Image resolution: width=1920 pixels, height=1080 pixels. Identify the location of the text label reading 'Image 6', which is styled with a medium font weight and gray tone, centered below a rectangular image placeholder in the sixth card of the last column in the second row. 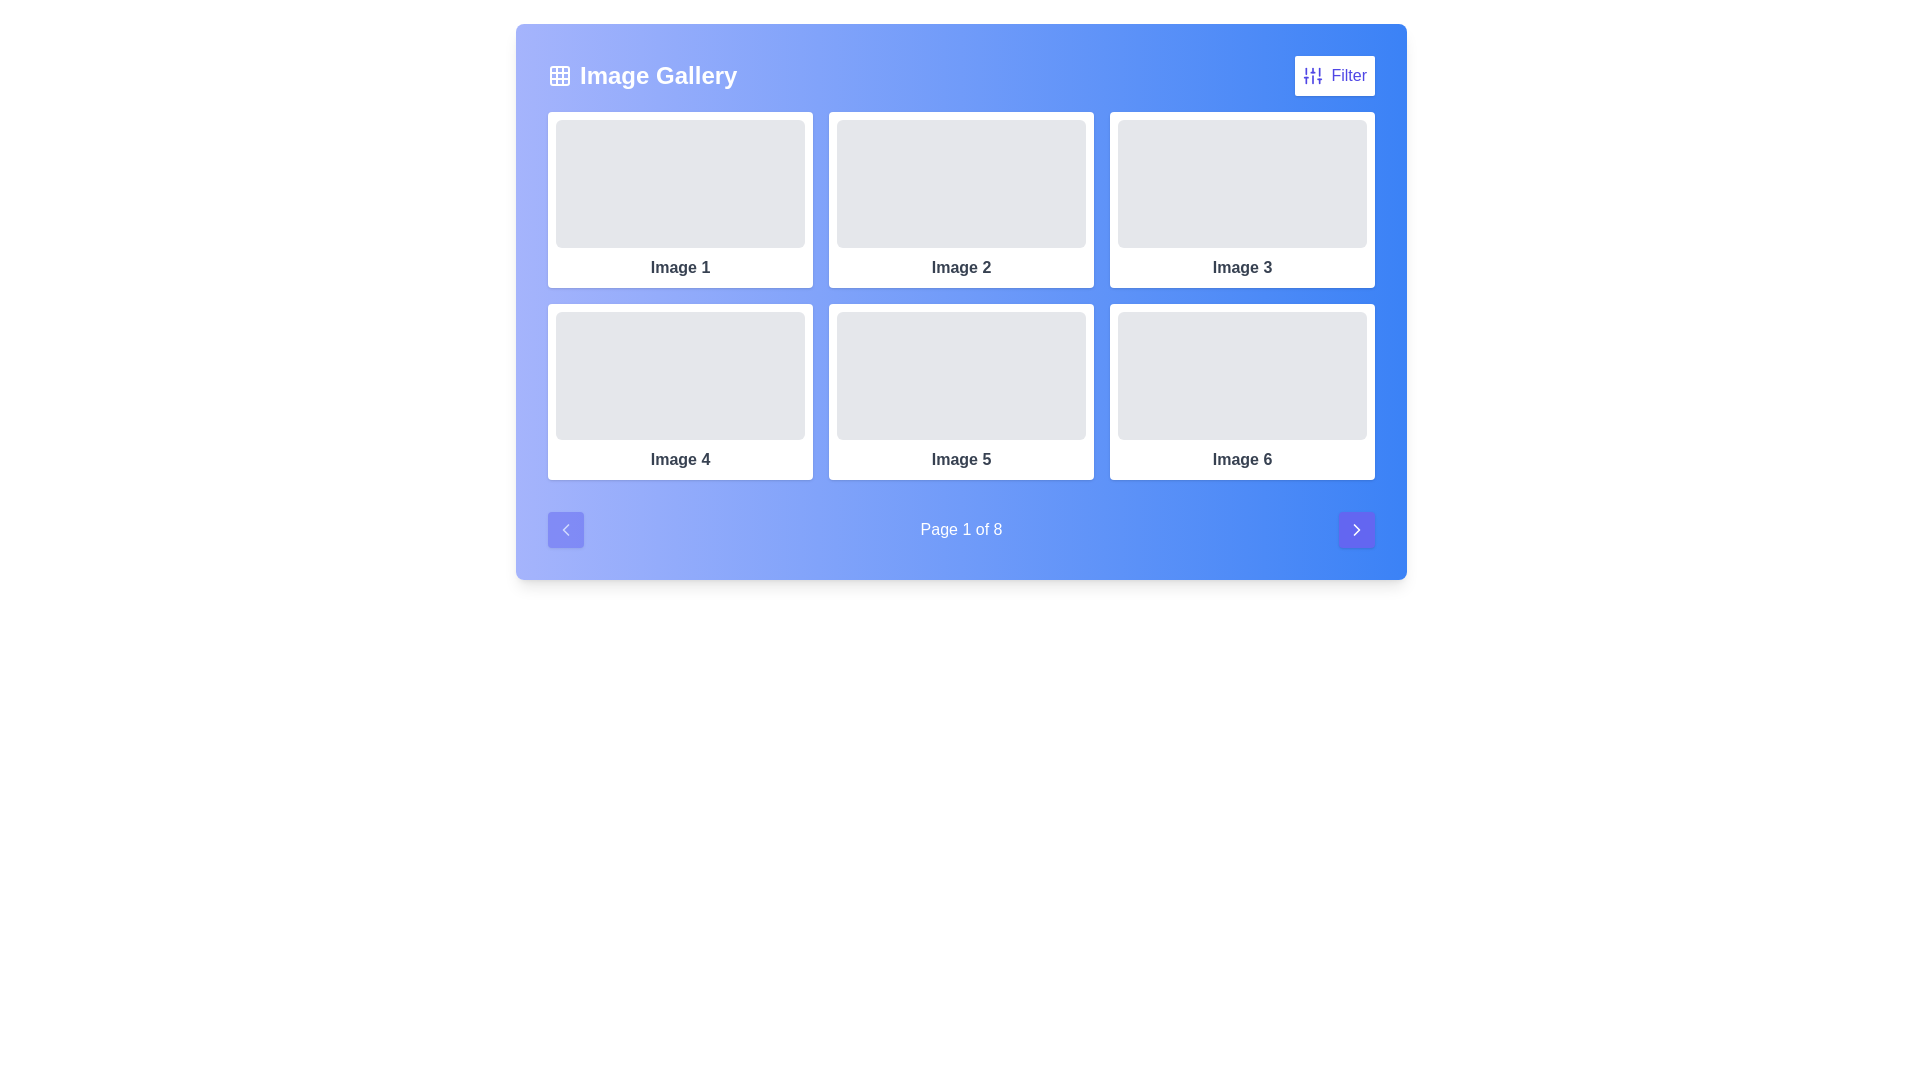
(1241, 459).